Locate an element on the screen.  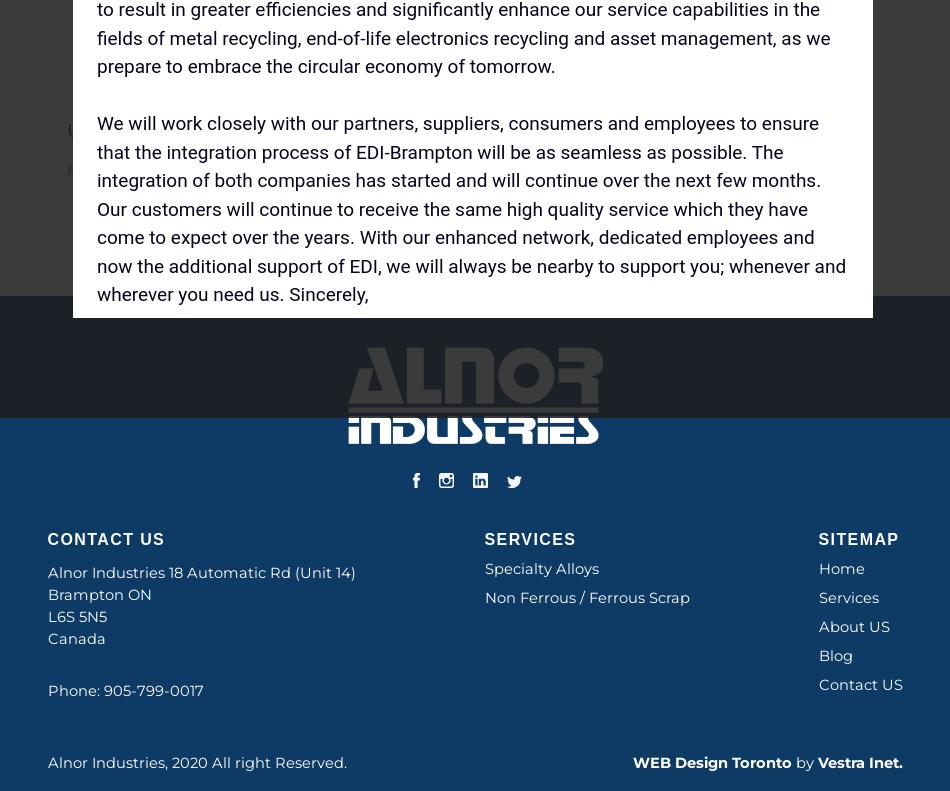
'User Comments' is located at coordinates (150, 128).